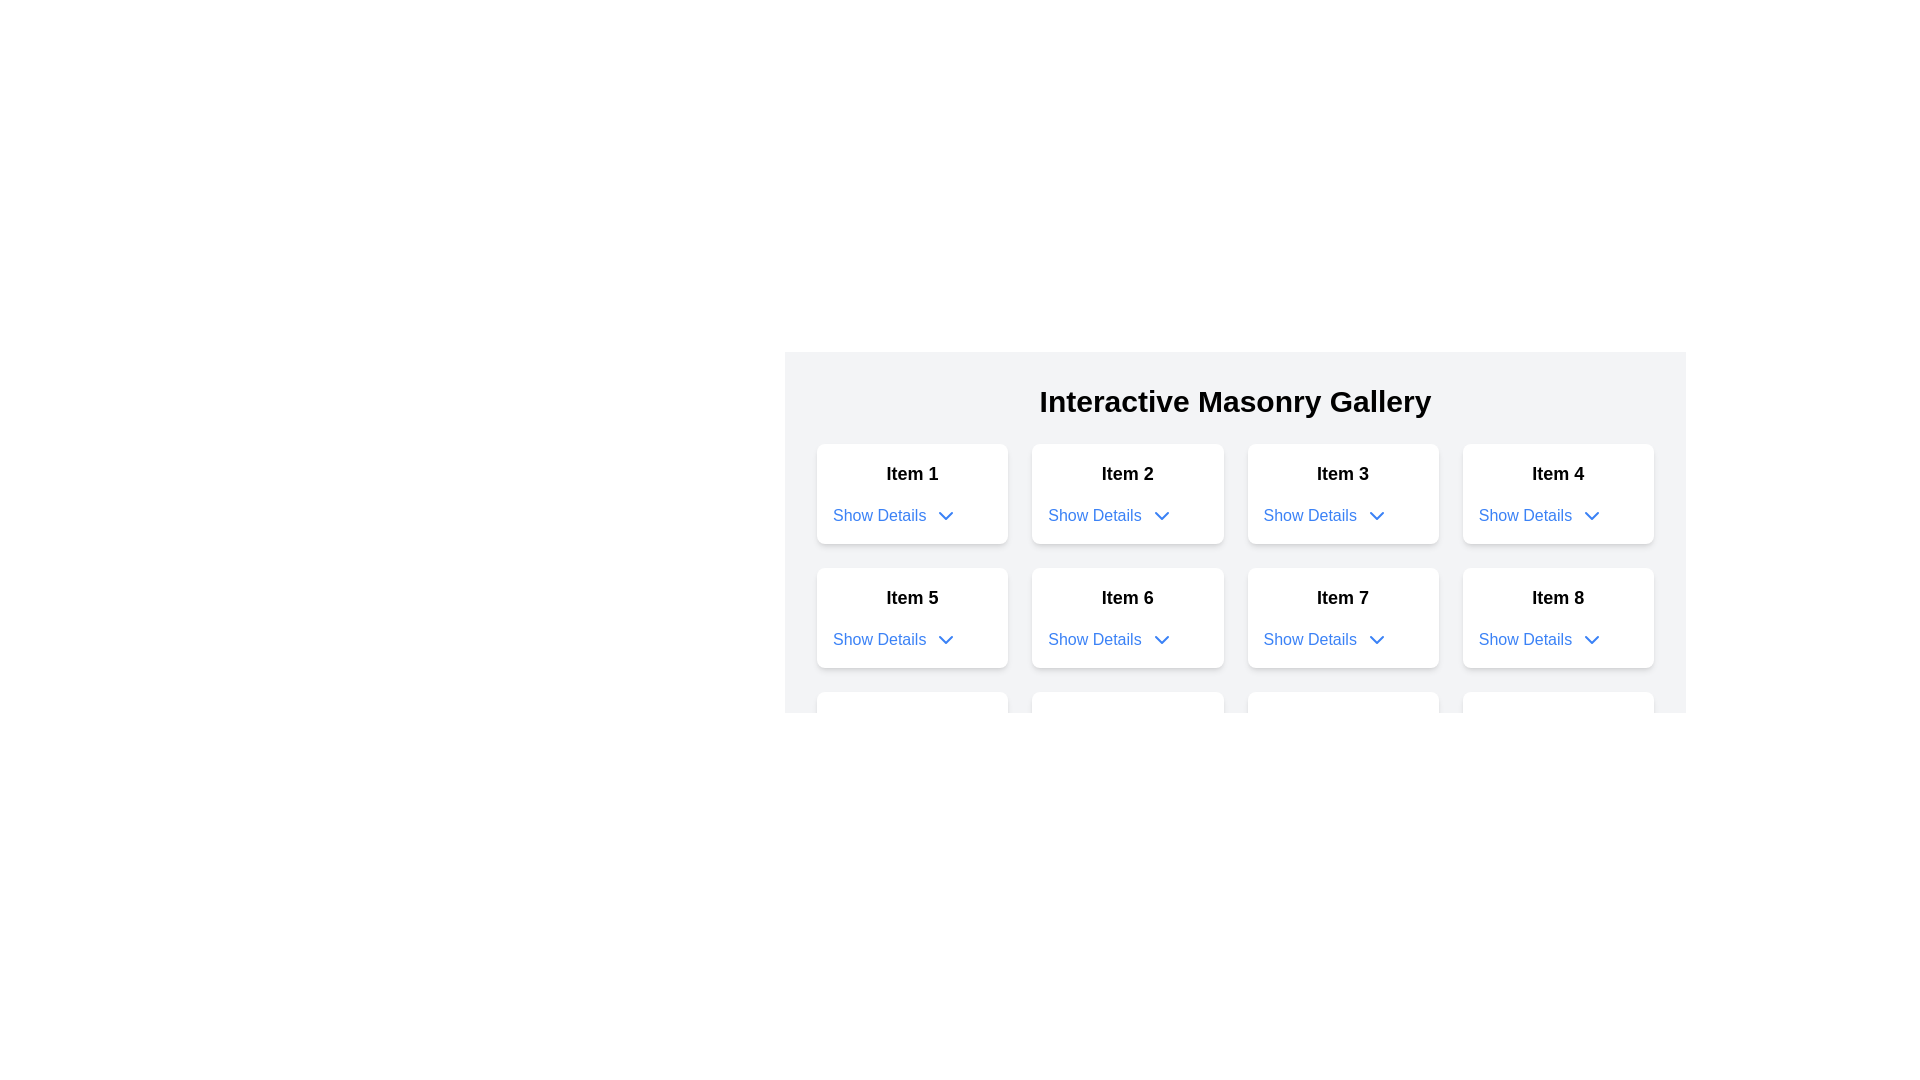  What do you see at coordinates (1343, 616) in the screenshot?
I see `the 'Show Details' link within the card displaying 'Item 7', which is located in the third row and third column of the grid layout` at bounding box center [1343, 616].